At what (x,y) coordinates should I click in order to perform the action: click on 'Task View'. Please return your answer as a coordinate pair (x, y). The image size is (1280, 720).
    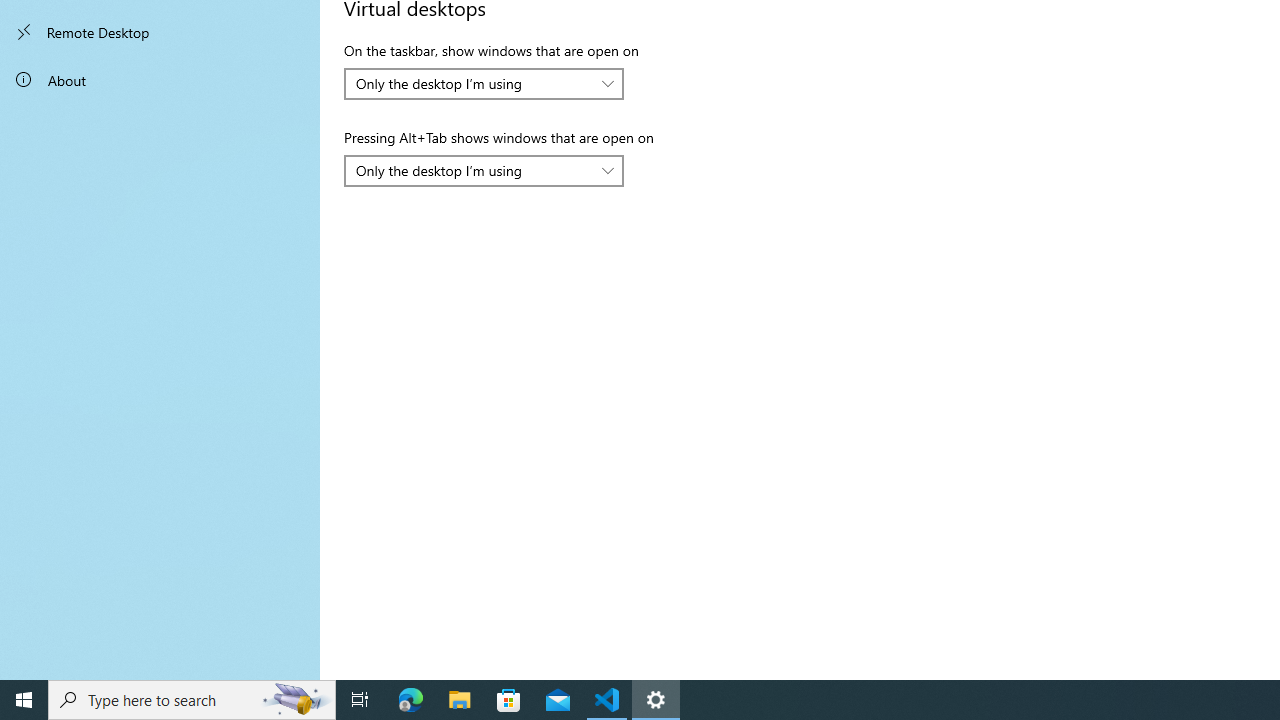
    Looking at the image, I should click on (359, 698).